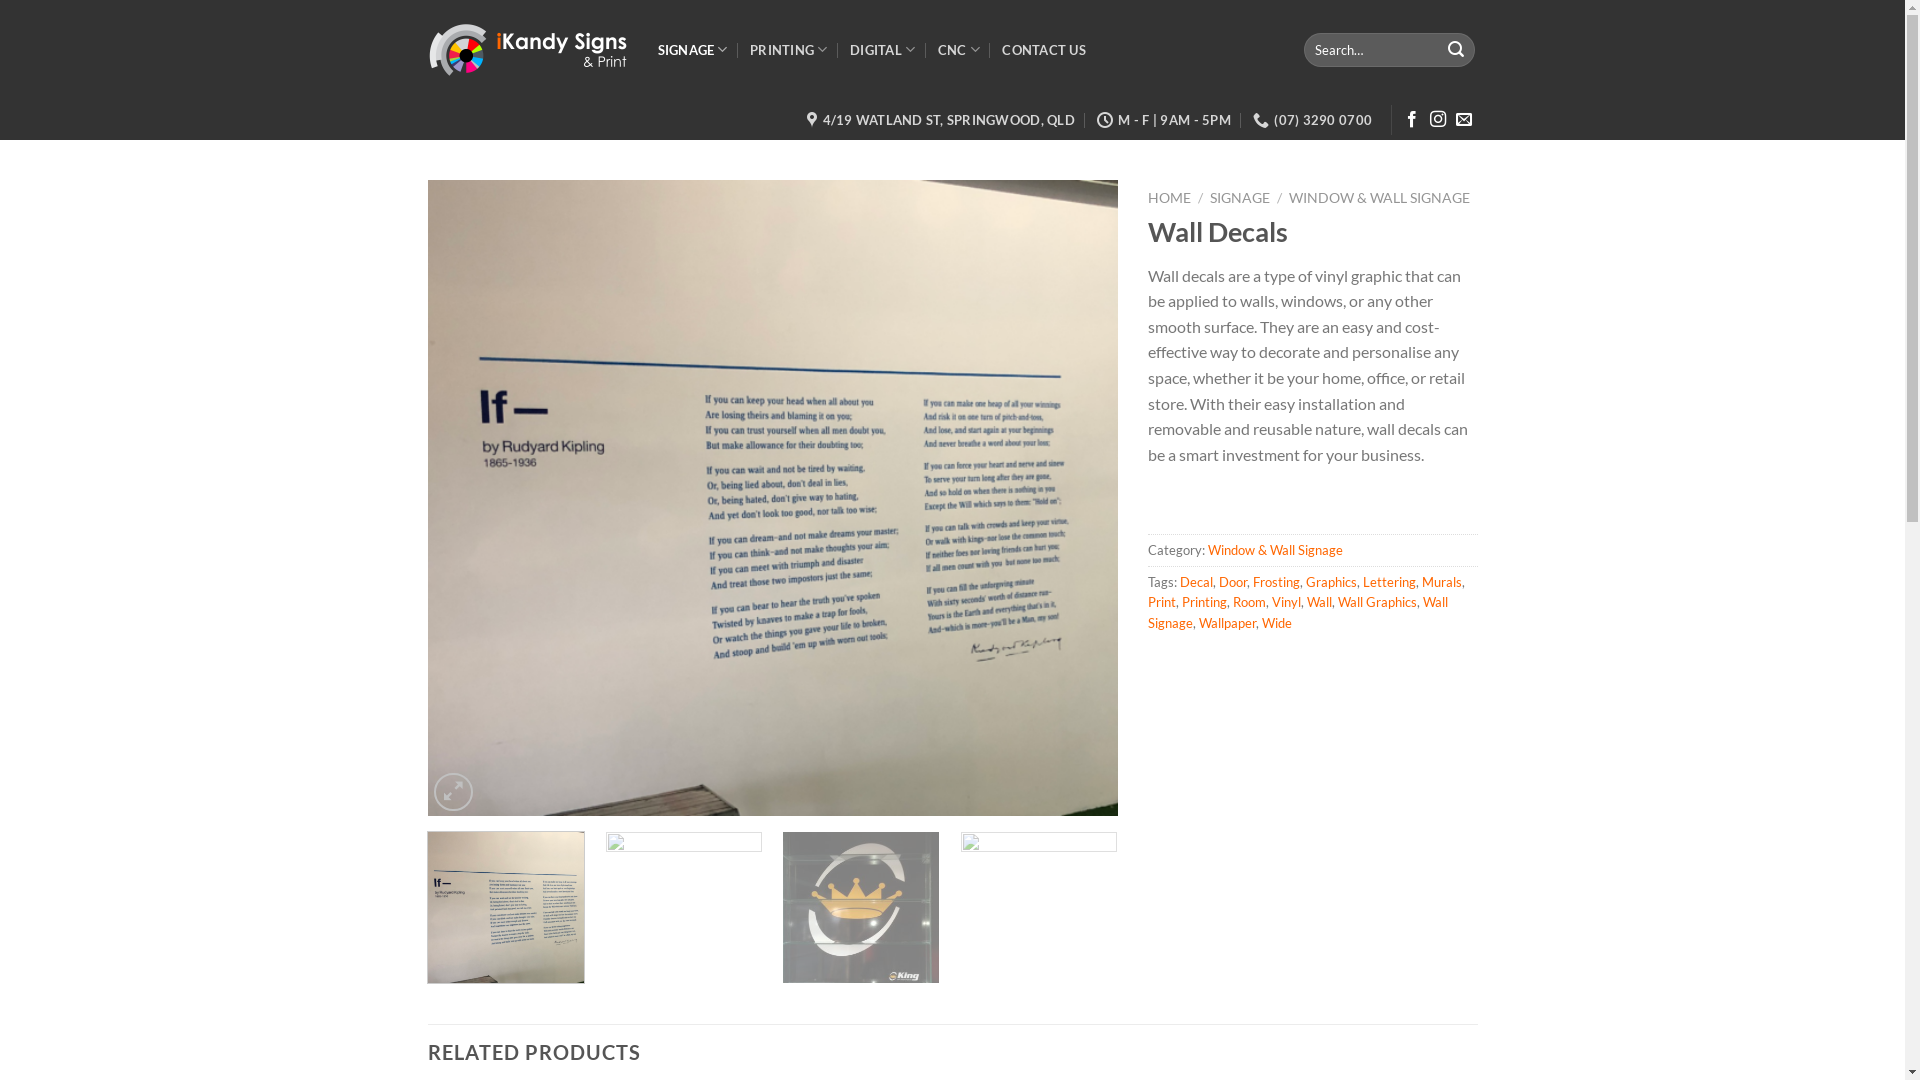  I want to click on 'Wall', so click(1318, 600).